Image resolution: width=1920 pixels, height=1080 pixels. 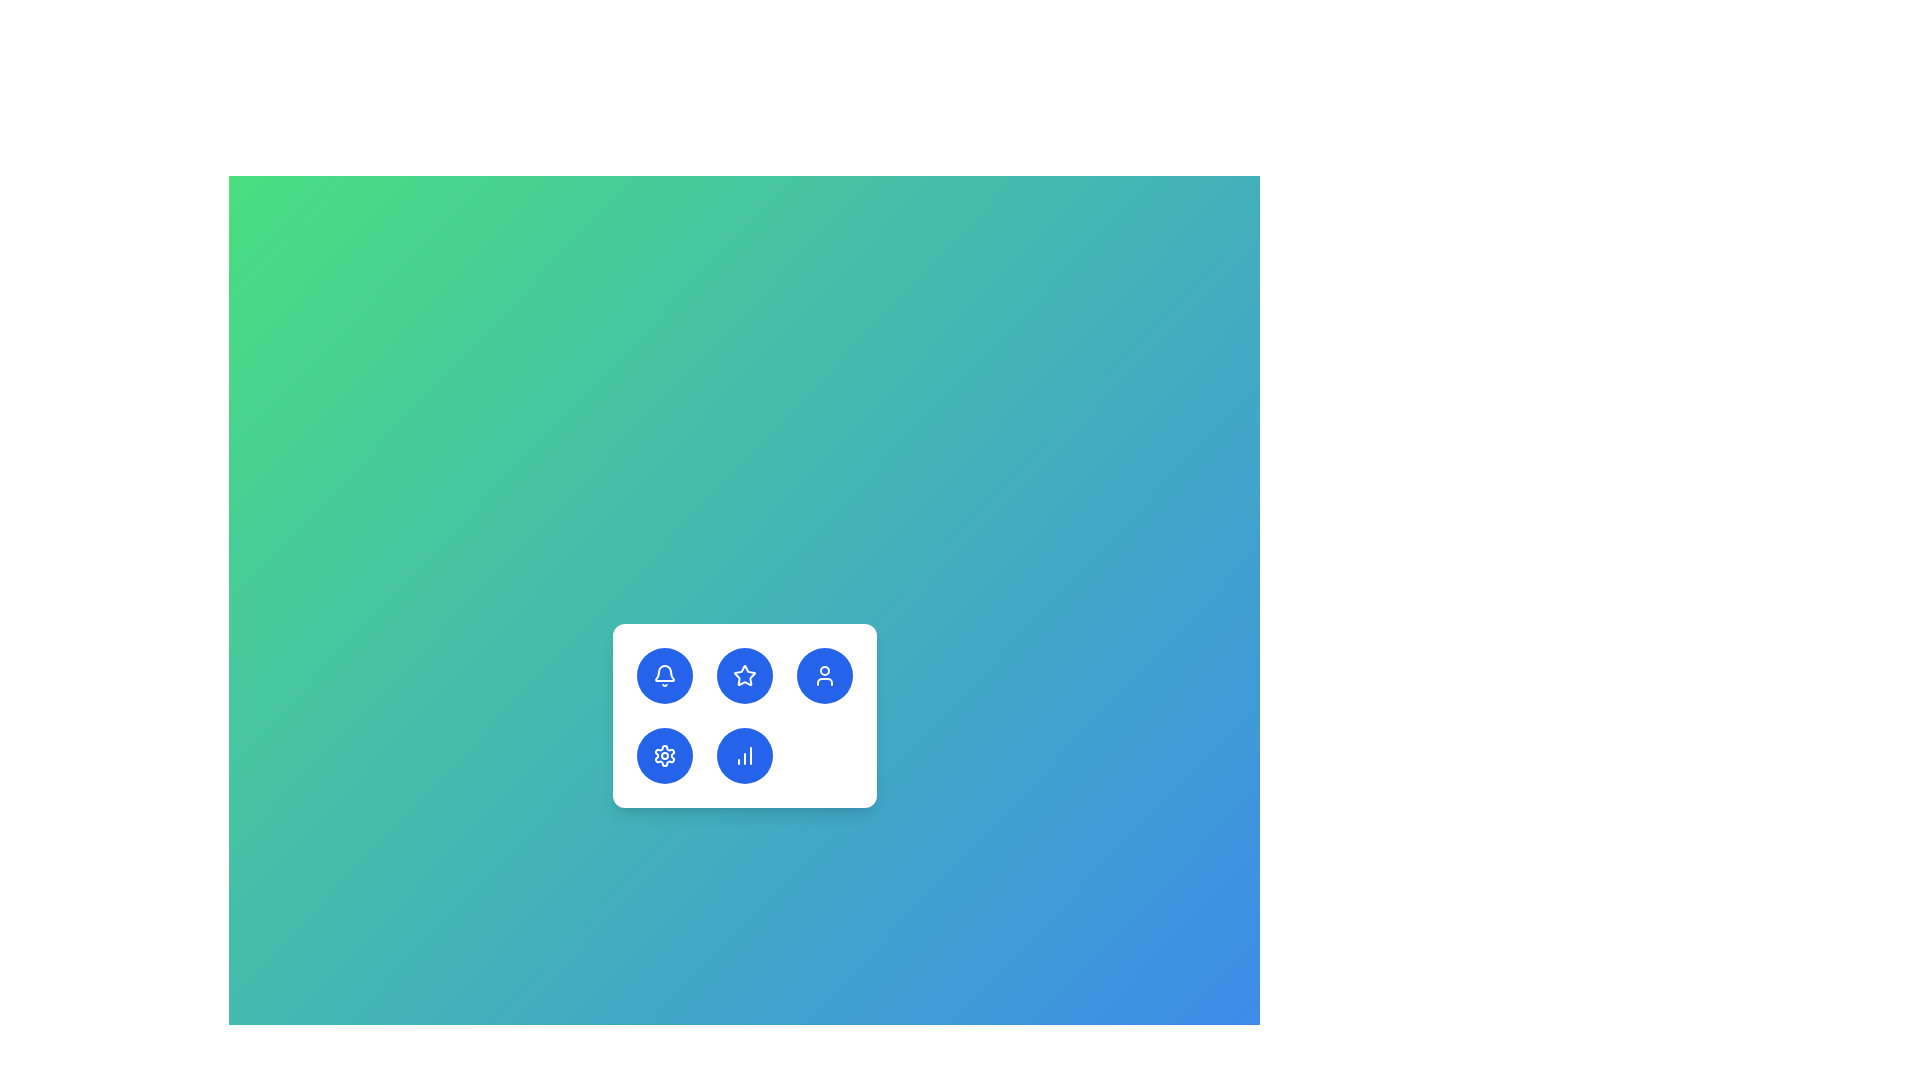 I want to click on the bell icon in the top-left corner of the grid, so click(x=664, y=675).